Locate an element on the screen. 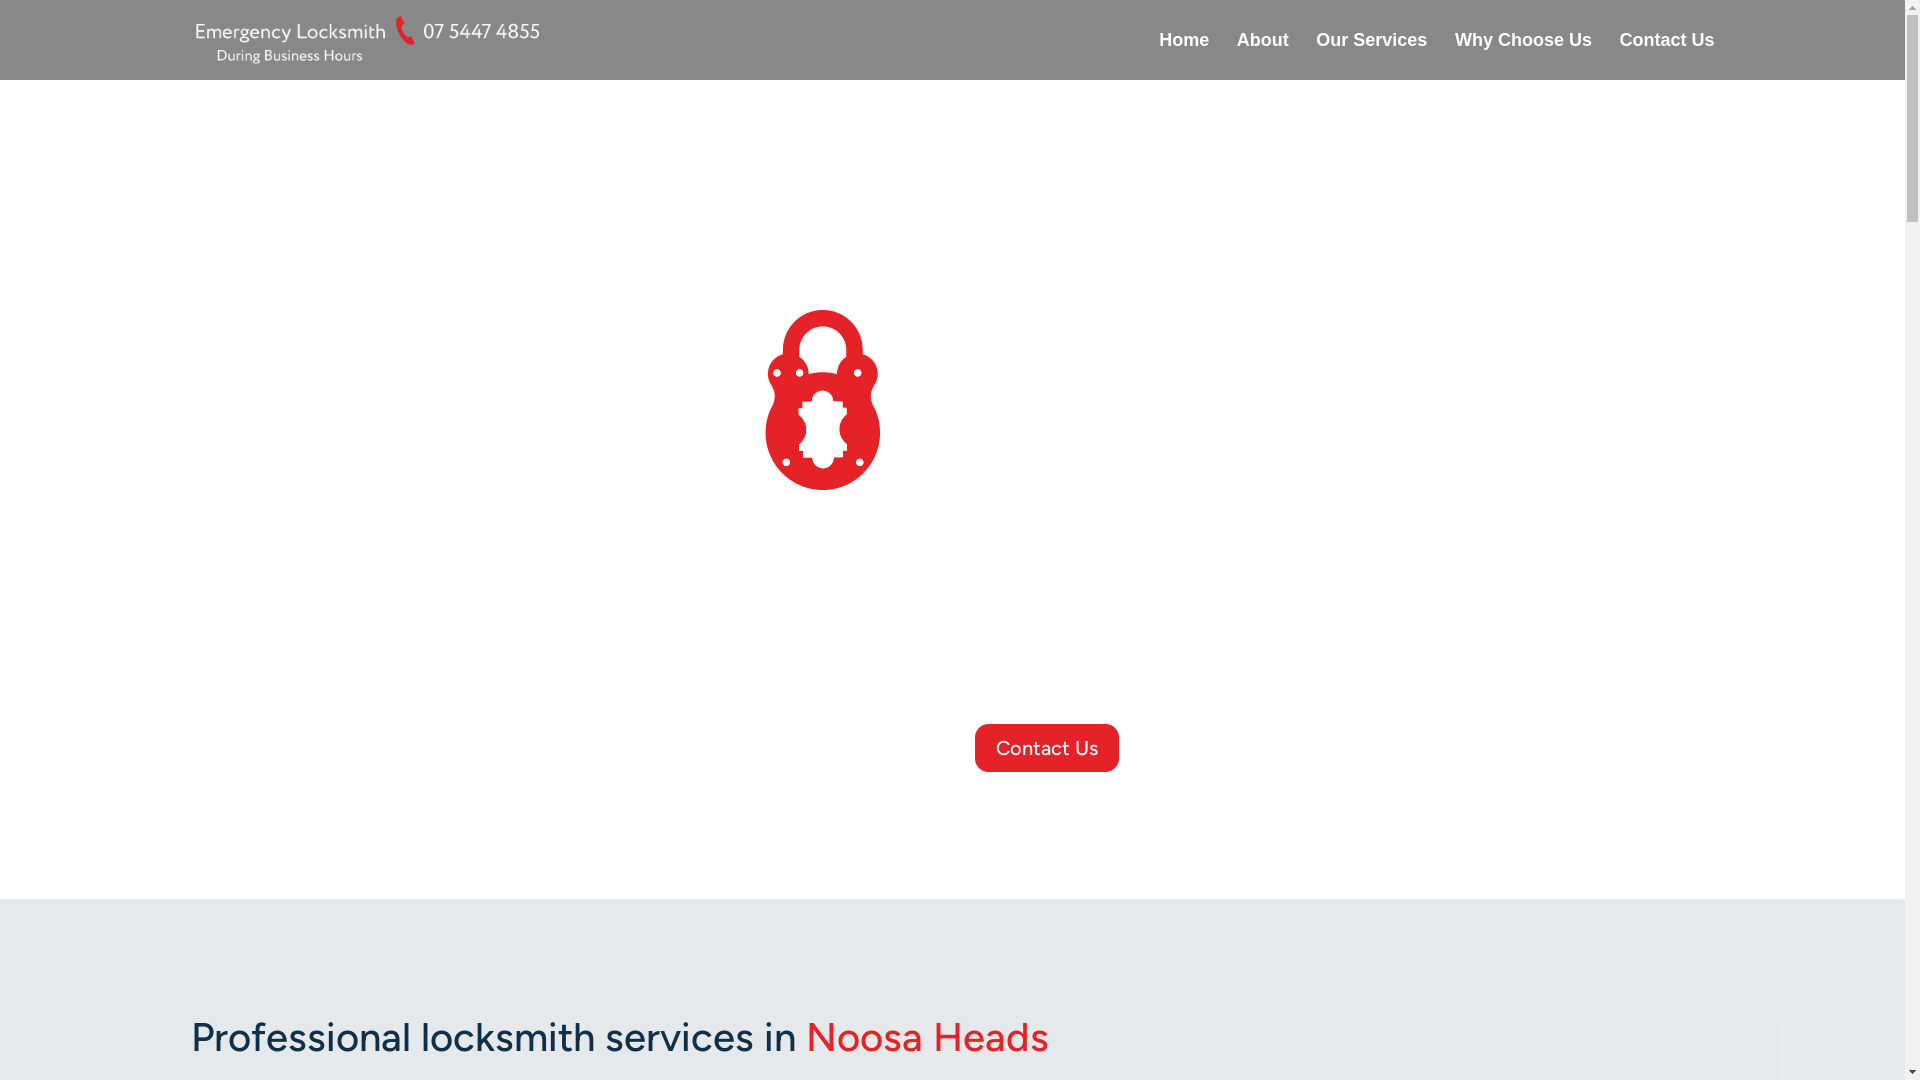 This screenshot has width=1920, height=1080. 'Contact Us' is located at coordinates (1045, 748).